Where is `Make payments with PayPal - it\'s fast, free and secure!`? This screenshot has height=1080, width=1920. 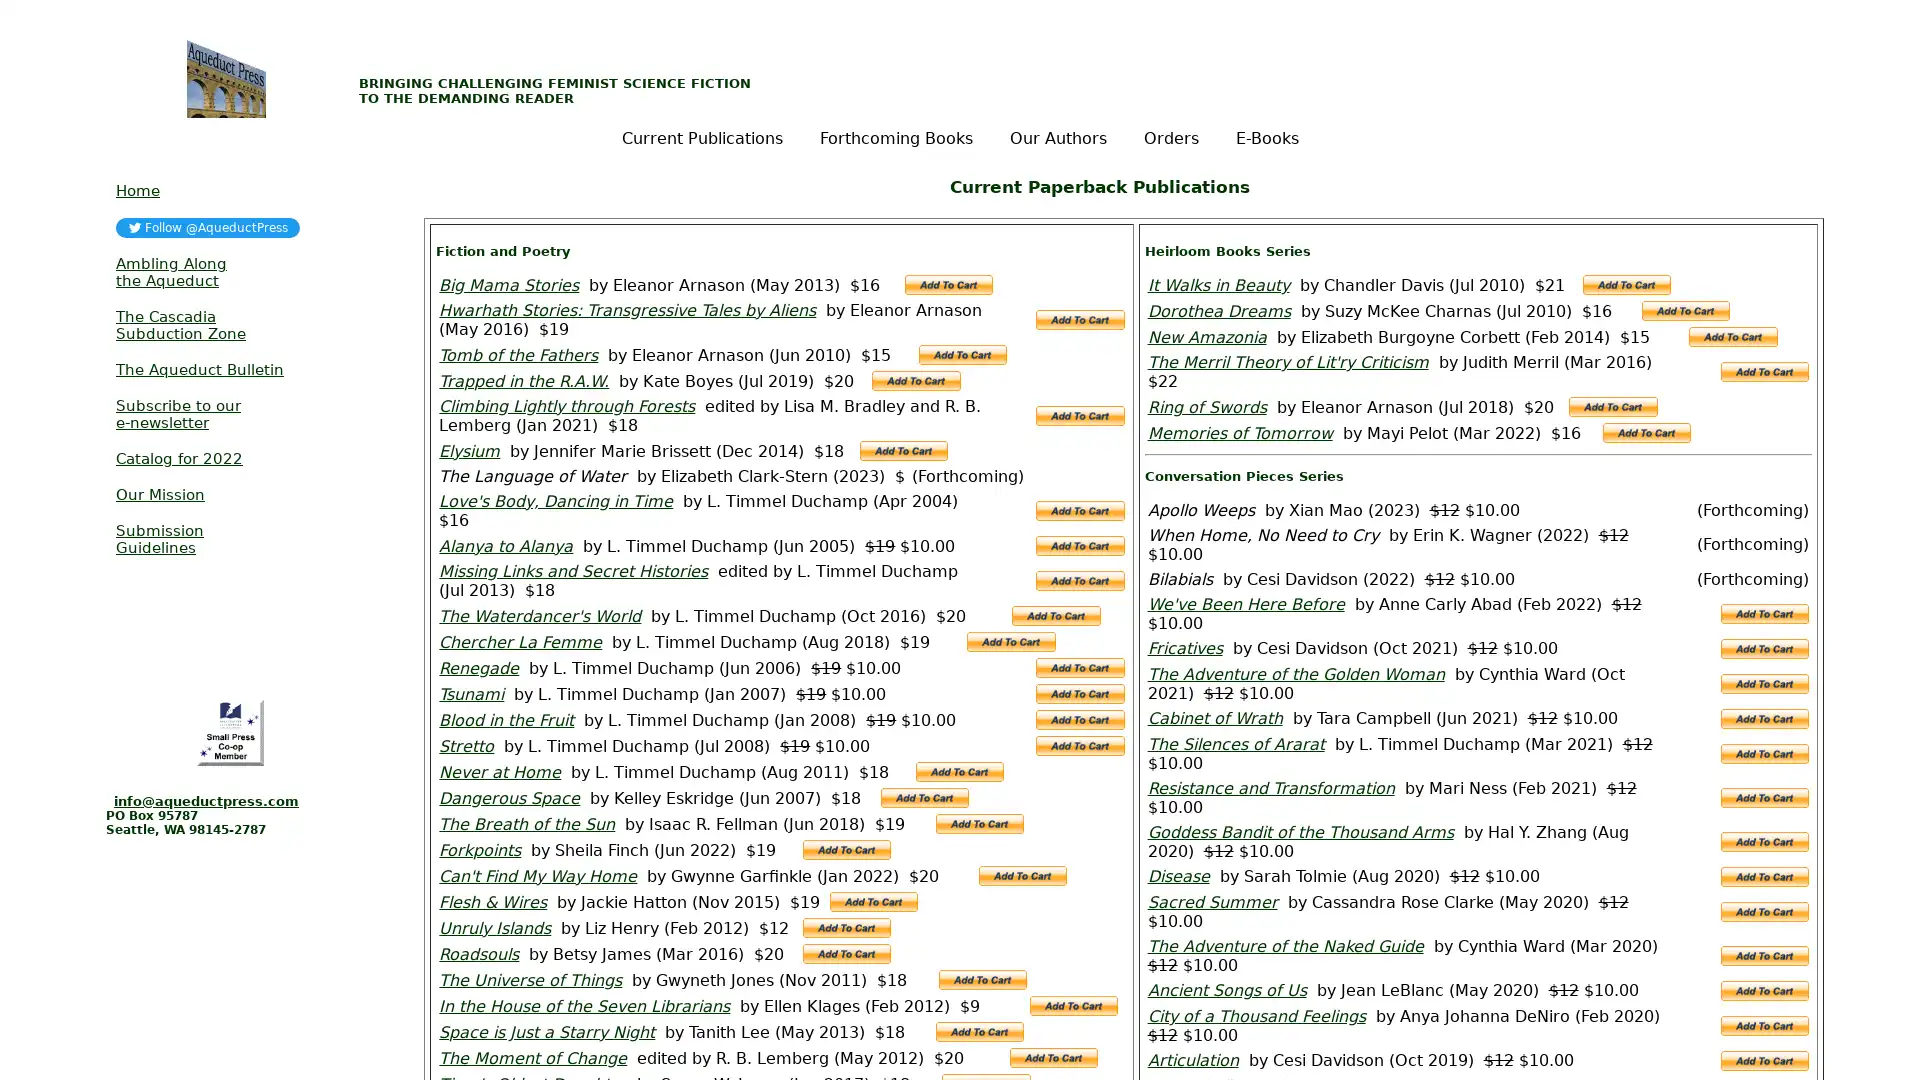
Make payments with PayPal - it\'s fast, free and secure! is located at coordinates (1764, 648).